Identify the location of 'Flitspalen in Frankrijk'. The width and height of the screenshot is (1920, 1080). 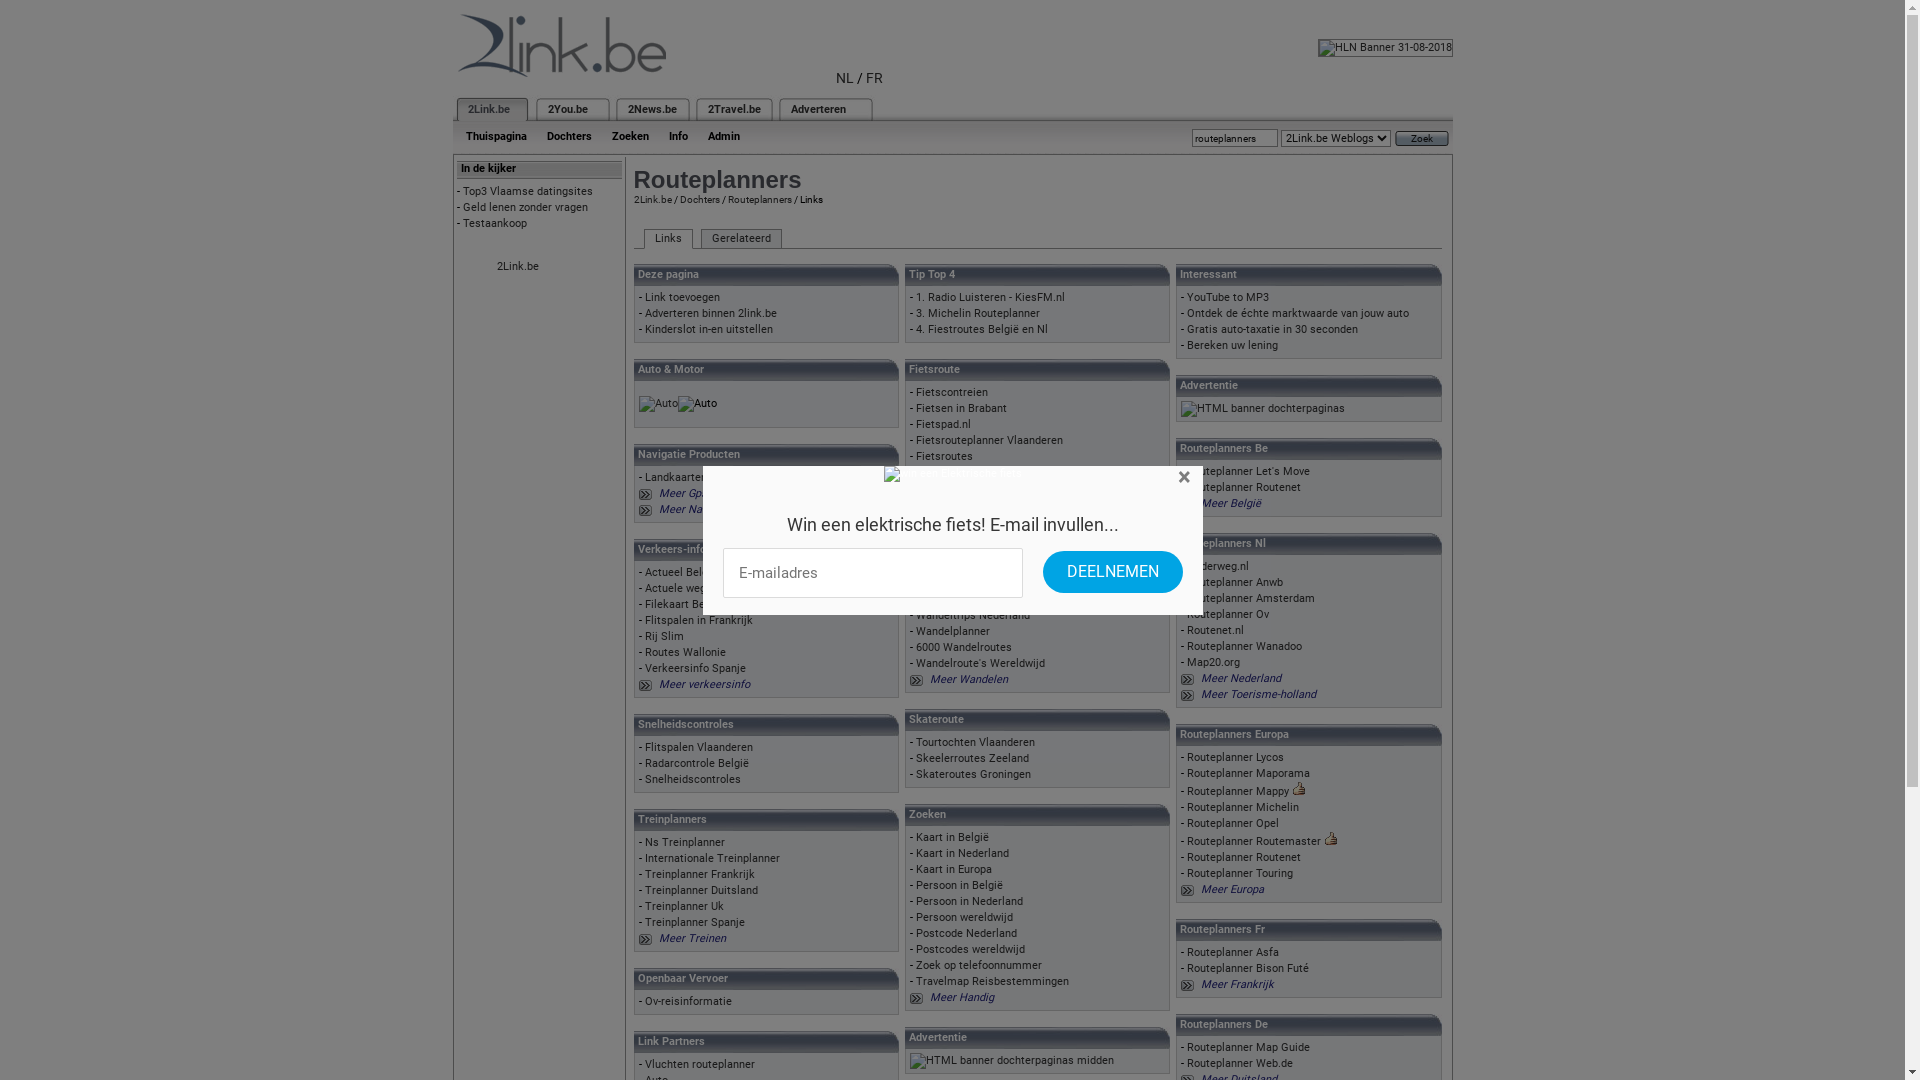
(697, 619).